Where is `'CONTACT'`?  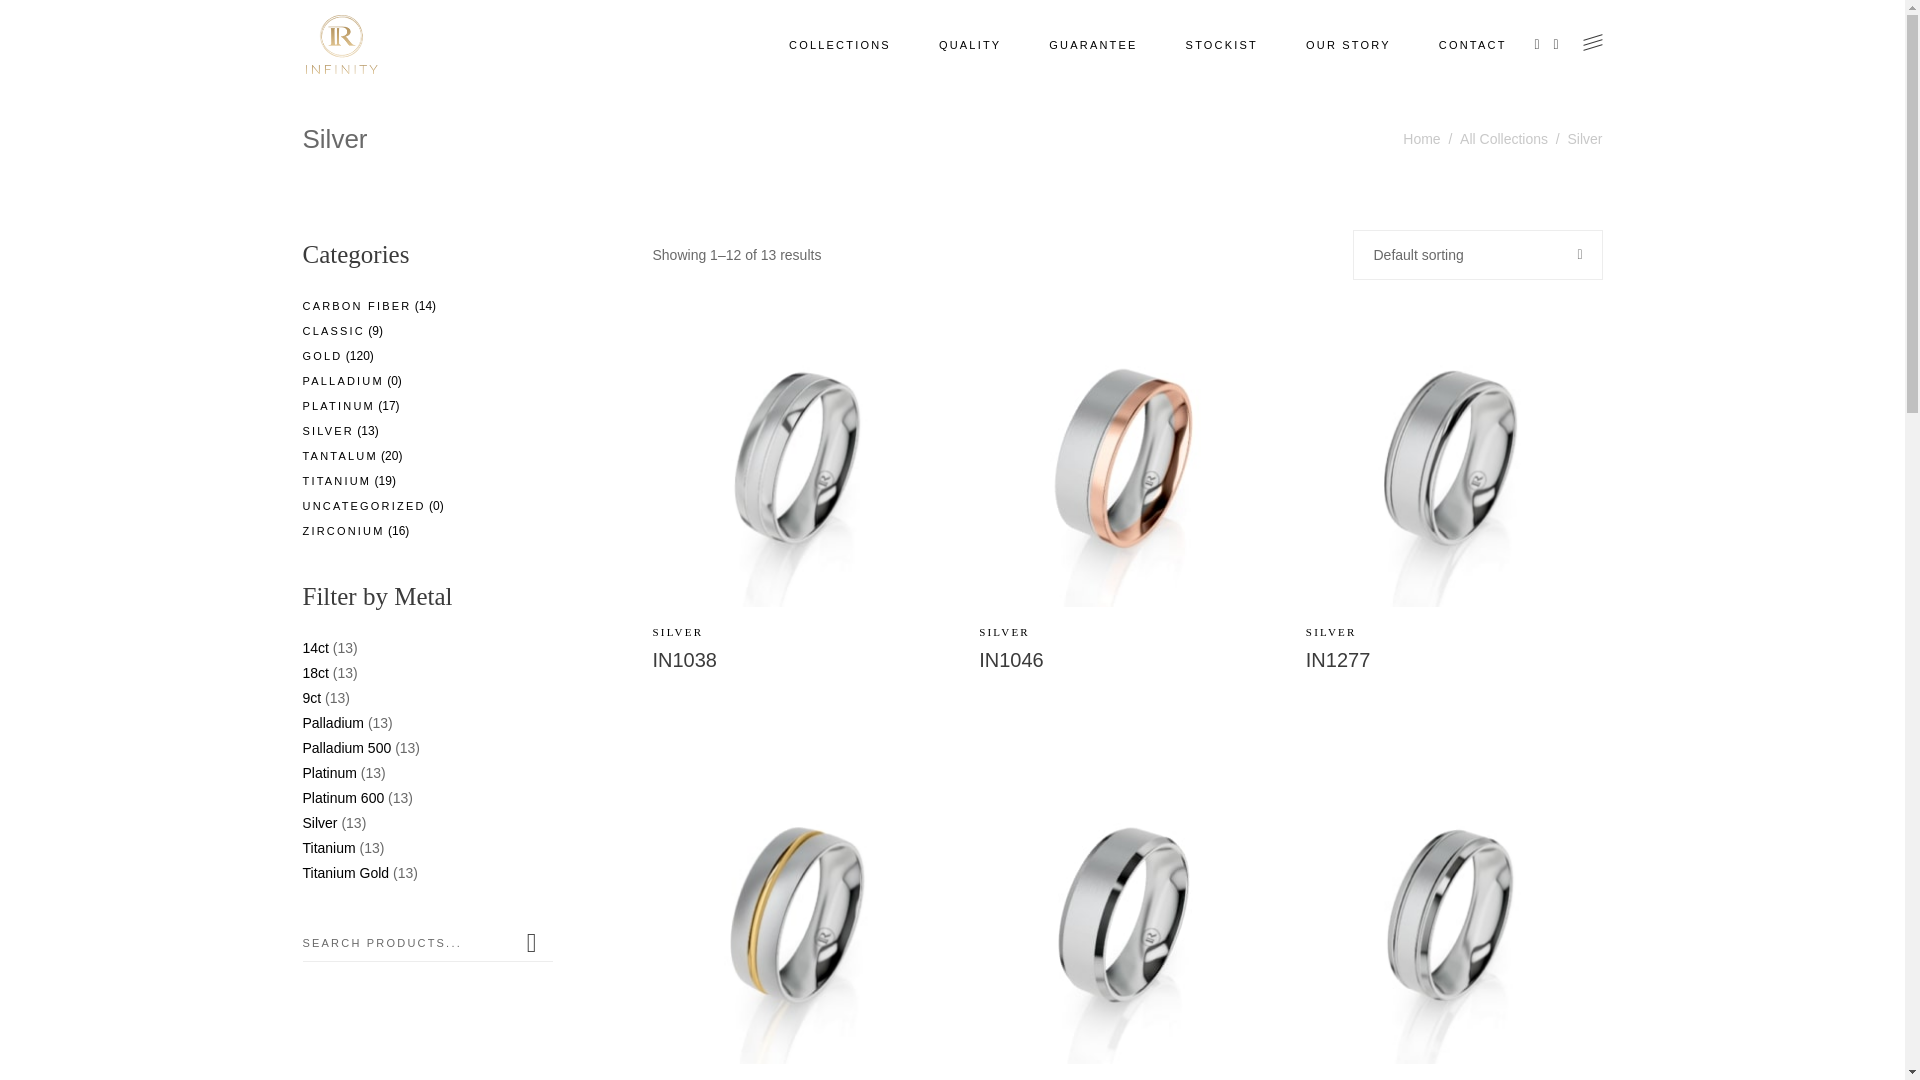
'CONTACT' is located at coordinates (1473, 45).